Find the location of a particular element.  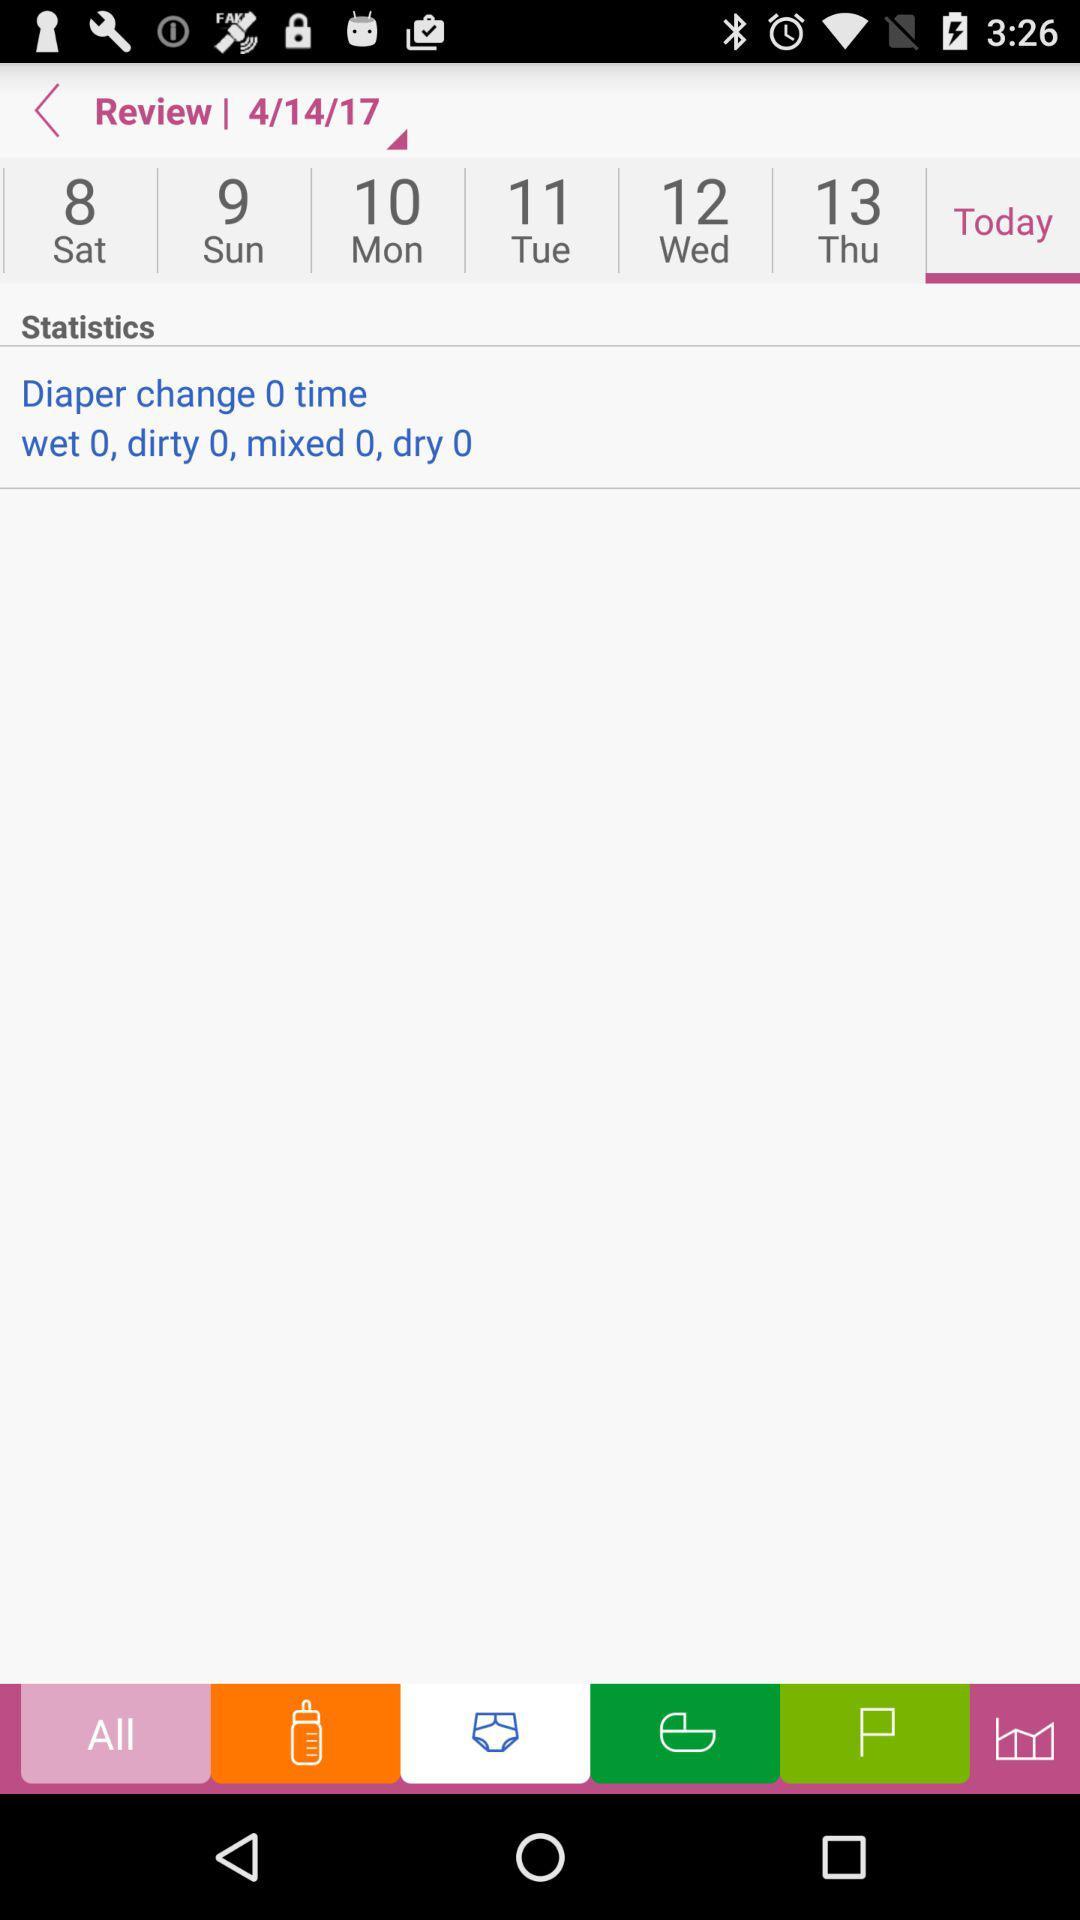

back is located at coordinates (46, 109).